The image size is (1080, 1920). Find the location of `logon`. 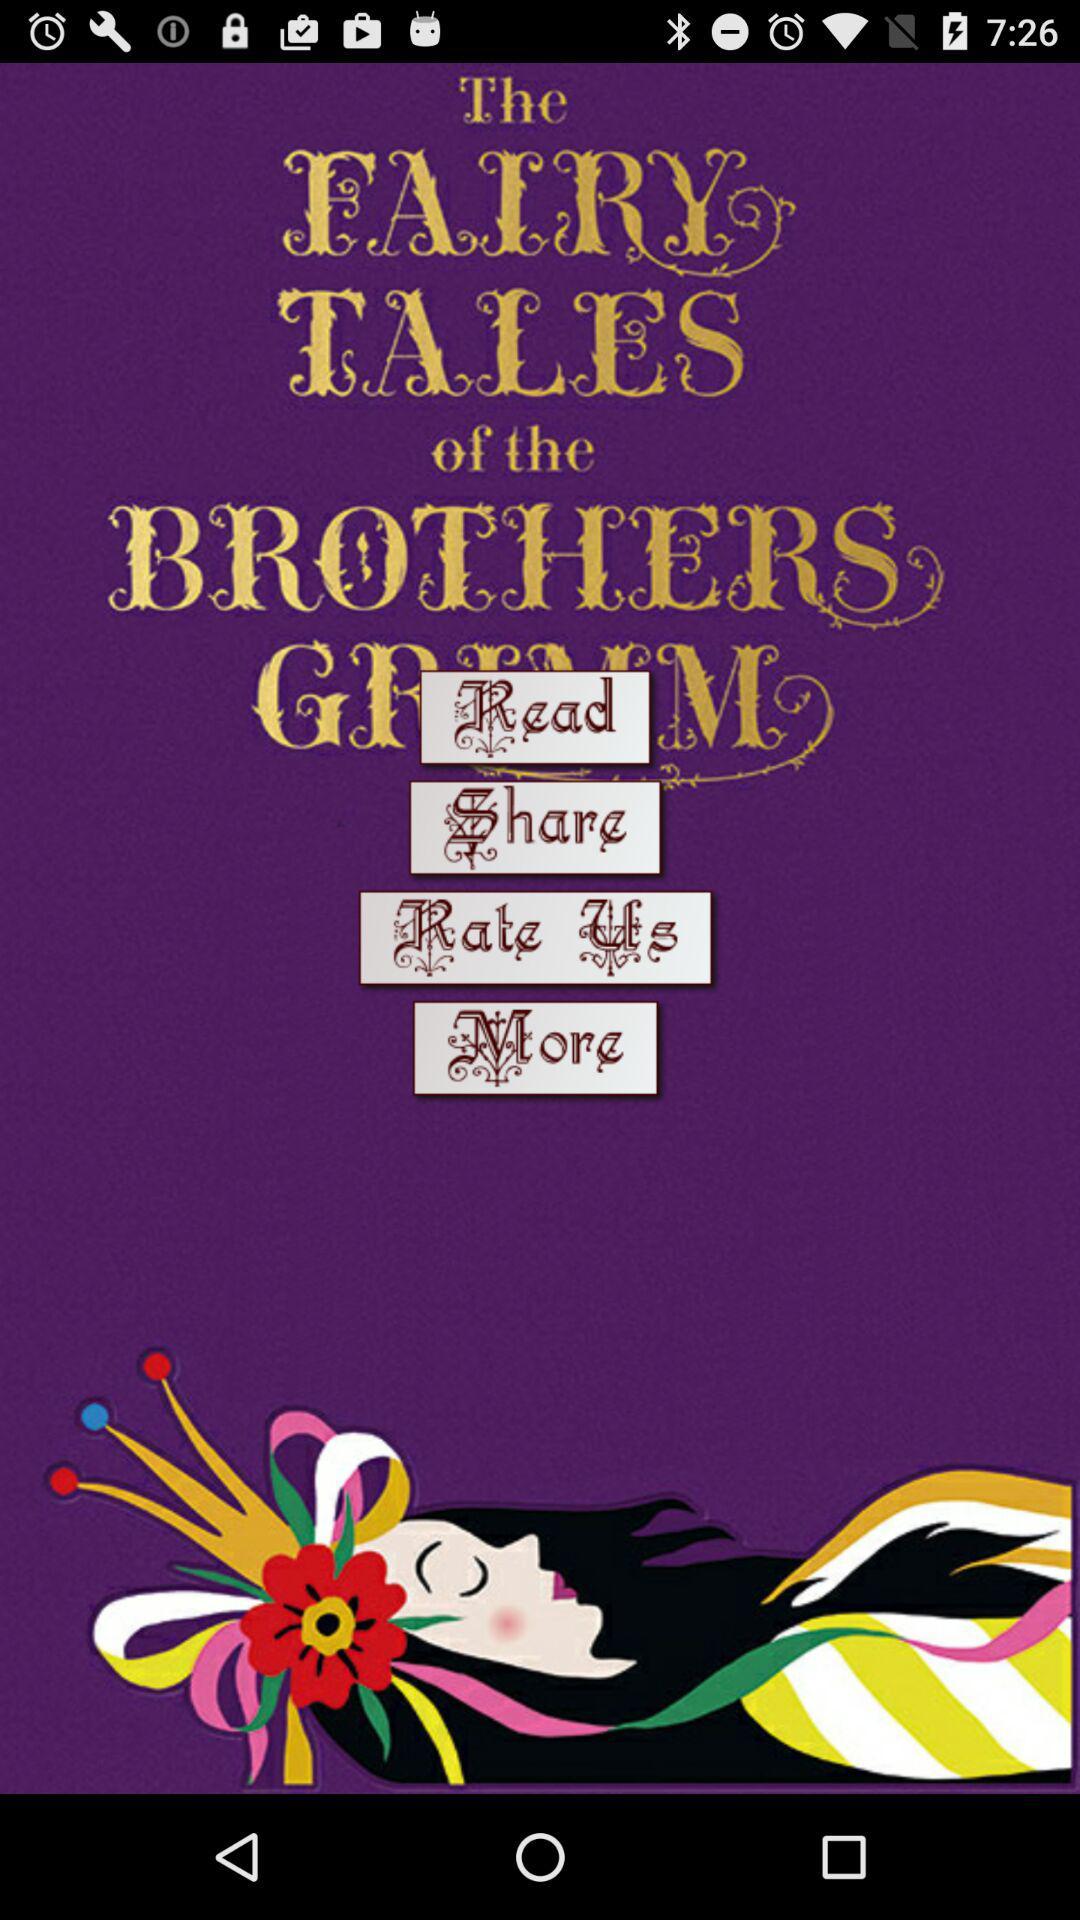

logon is located at coordinates (540, 941).